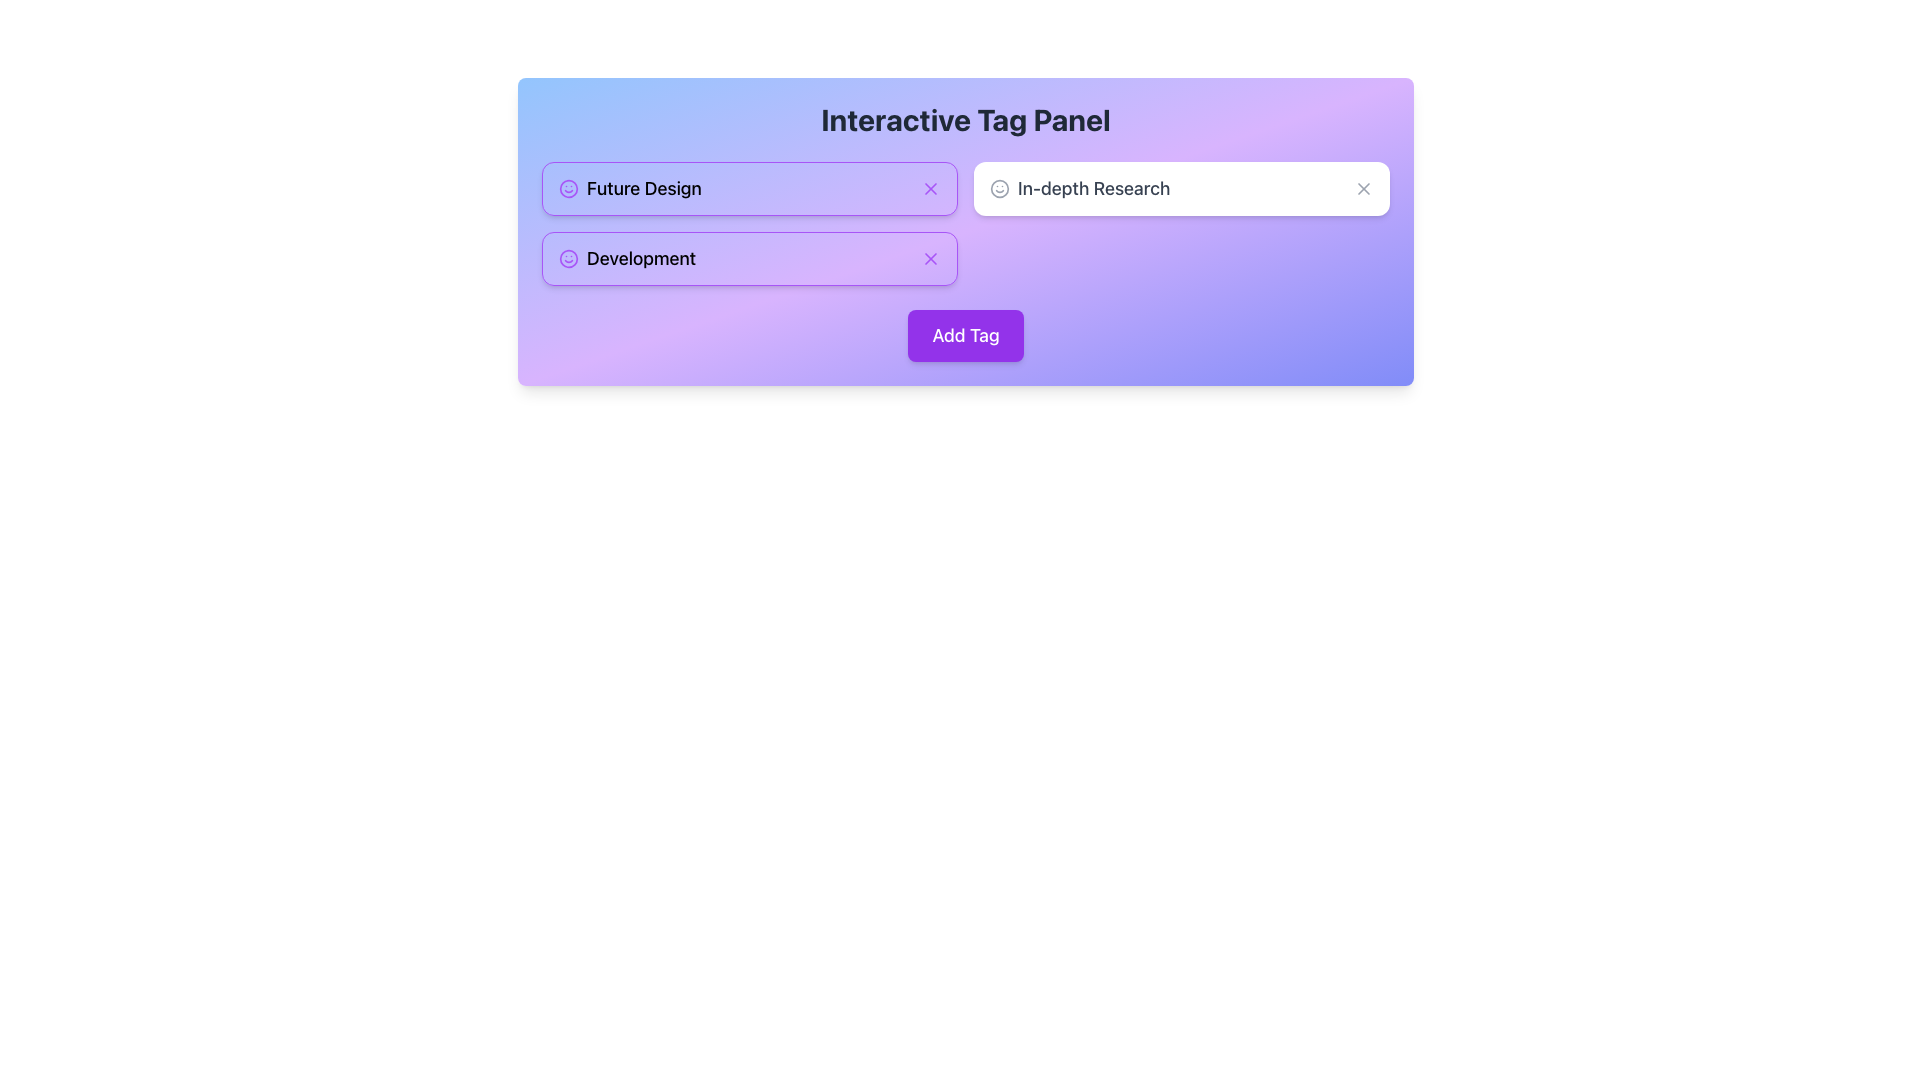 The height and width of the screenshot is (1080, 1920). Describe the element at coordinates (999, 189) in the screenshot. I see `the smiling face icon located within the 'In-depth Research' tag in the interactive tag panel, positioned slightly above the center of the panel` at that location.